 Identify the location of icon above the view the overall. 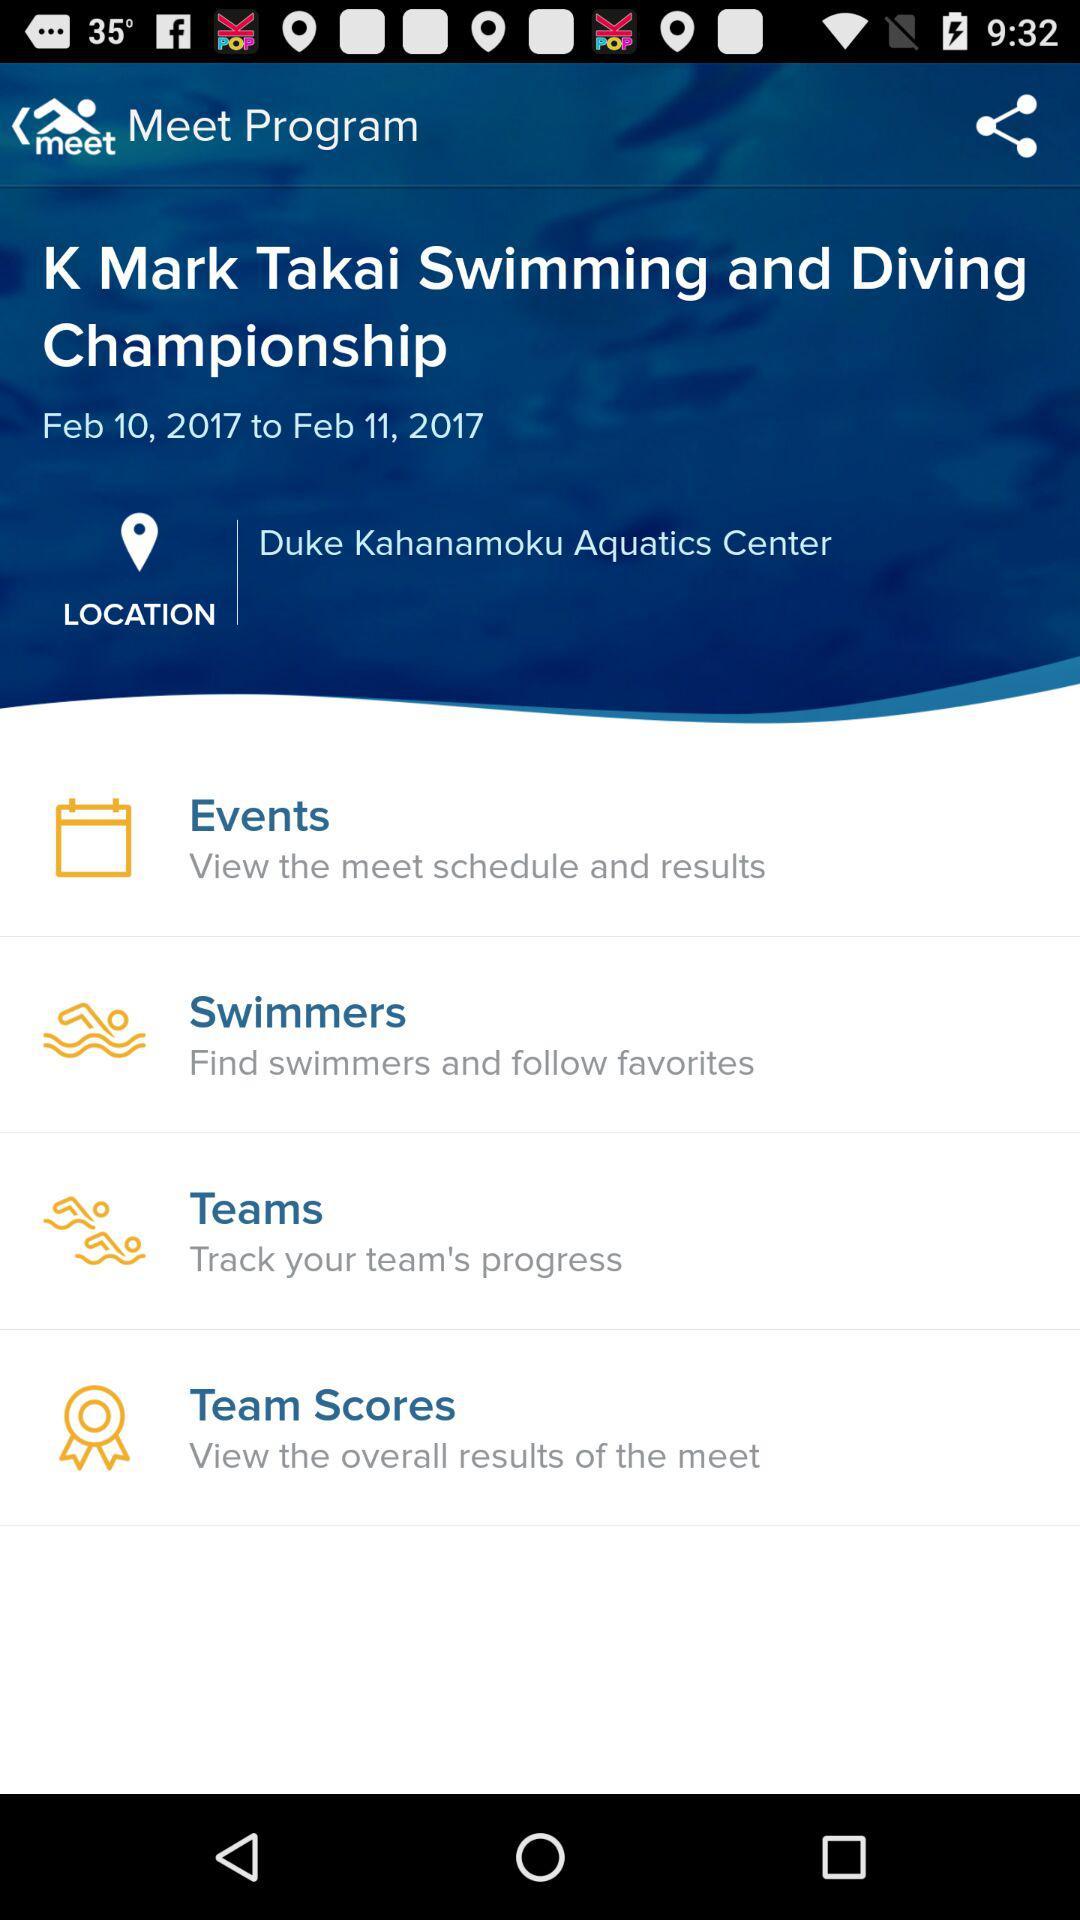
(321, 1404).